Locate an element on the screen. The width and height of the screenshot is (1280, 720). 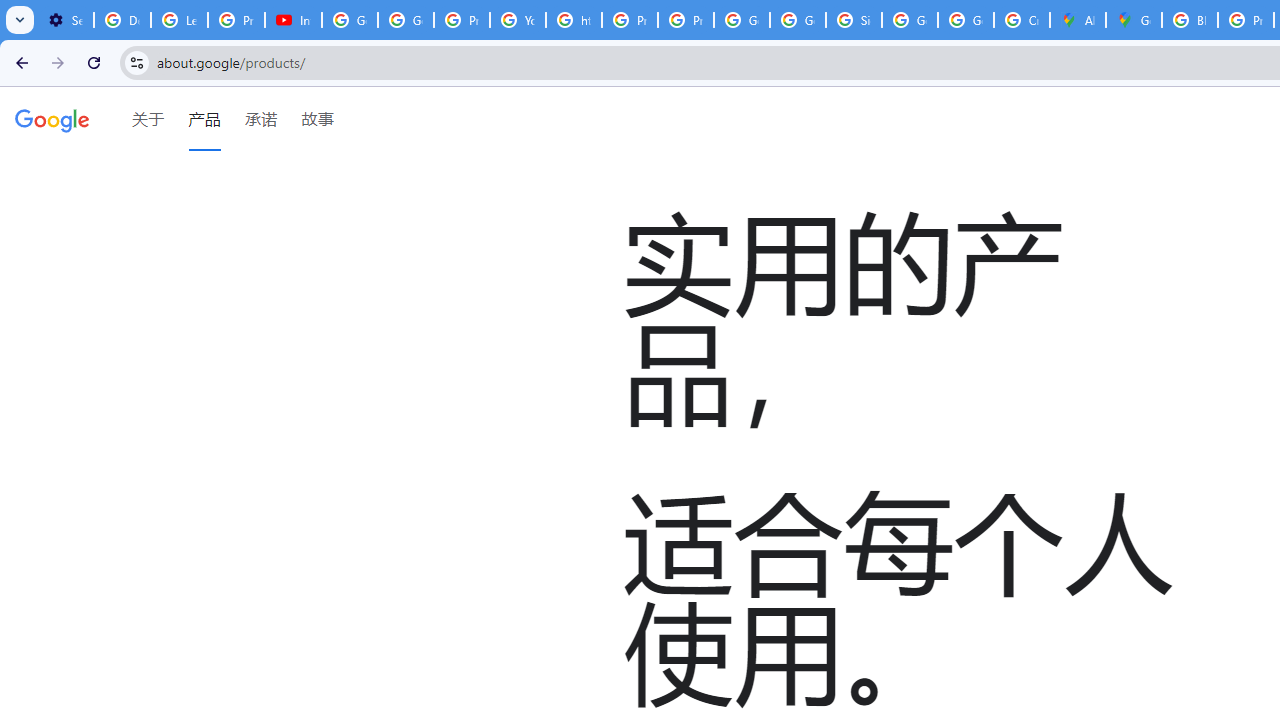
'Delete photos & videos - Computer - Google Photos Help' is located at coordinates (121, 20).